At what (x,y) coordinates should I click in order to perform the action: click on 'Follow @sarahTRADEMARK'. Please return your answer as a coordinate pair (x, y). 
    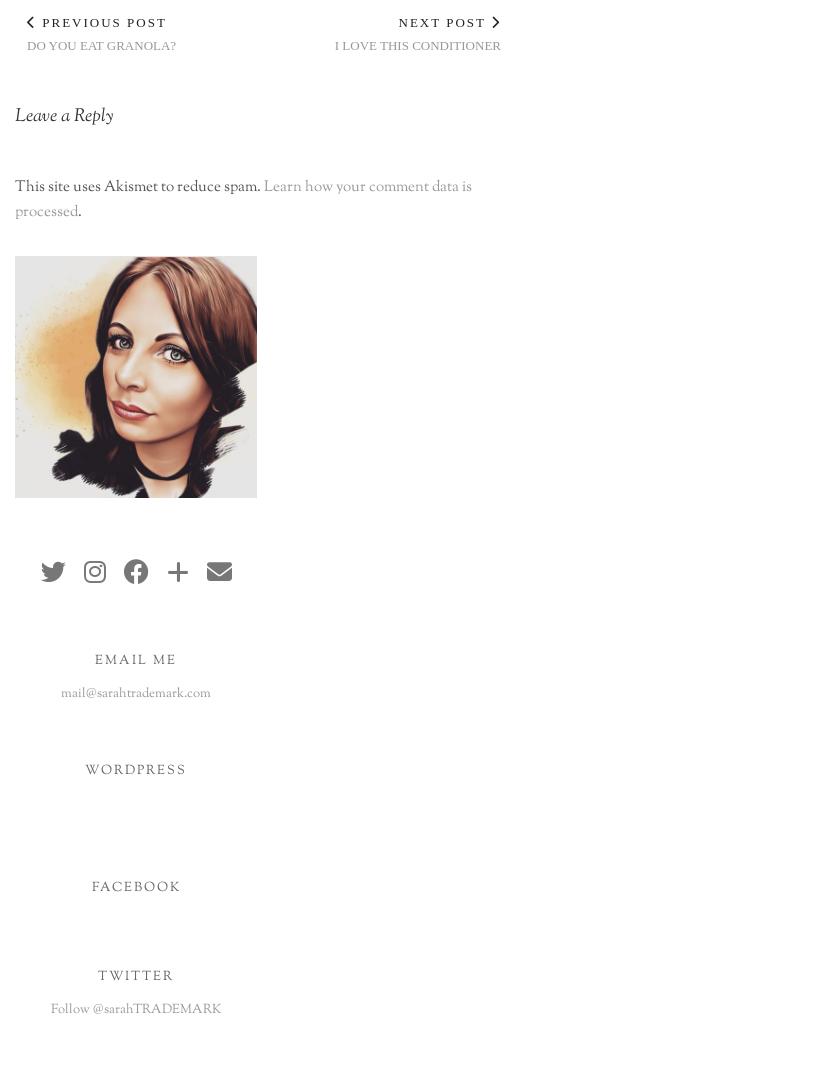
    Looking at the image, I should click on (135, 1008).